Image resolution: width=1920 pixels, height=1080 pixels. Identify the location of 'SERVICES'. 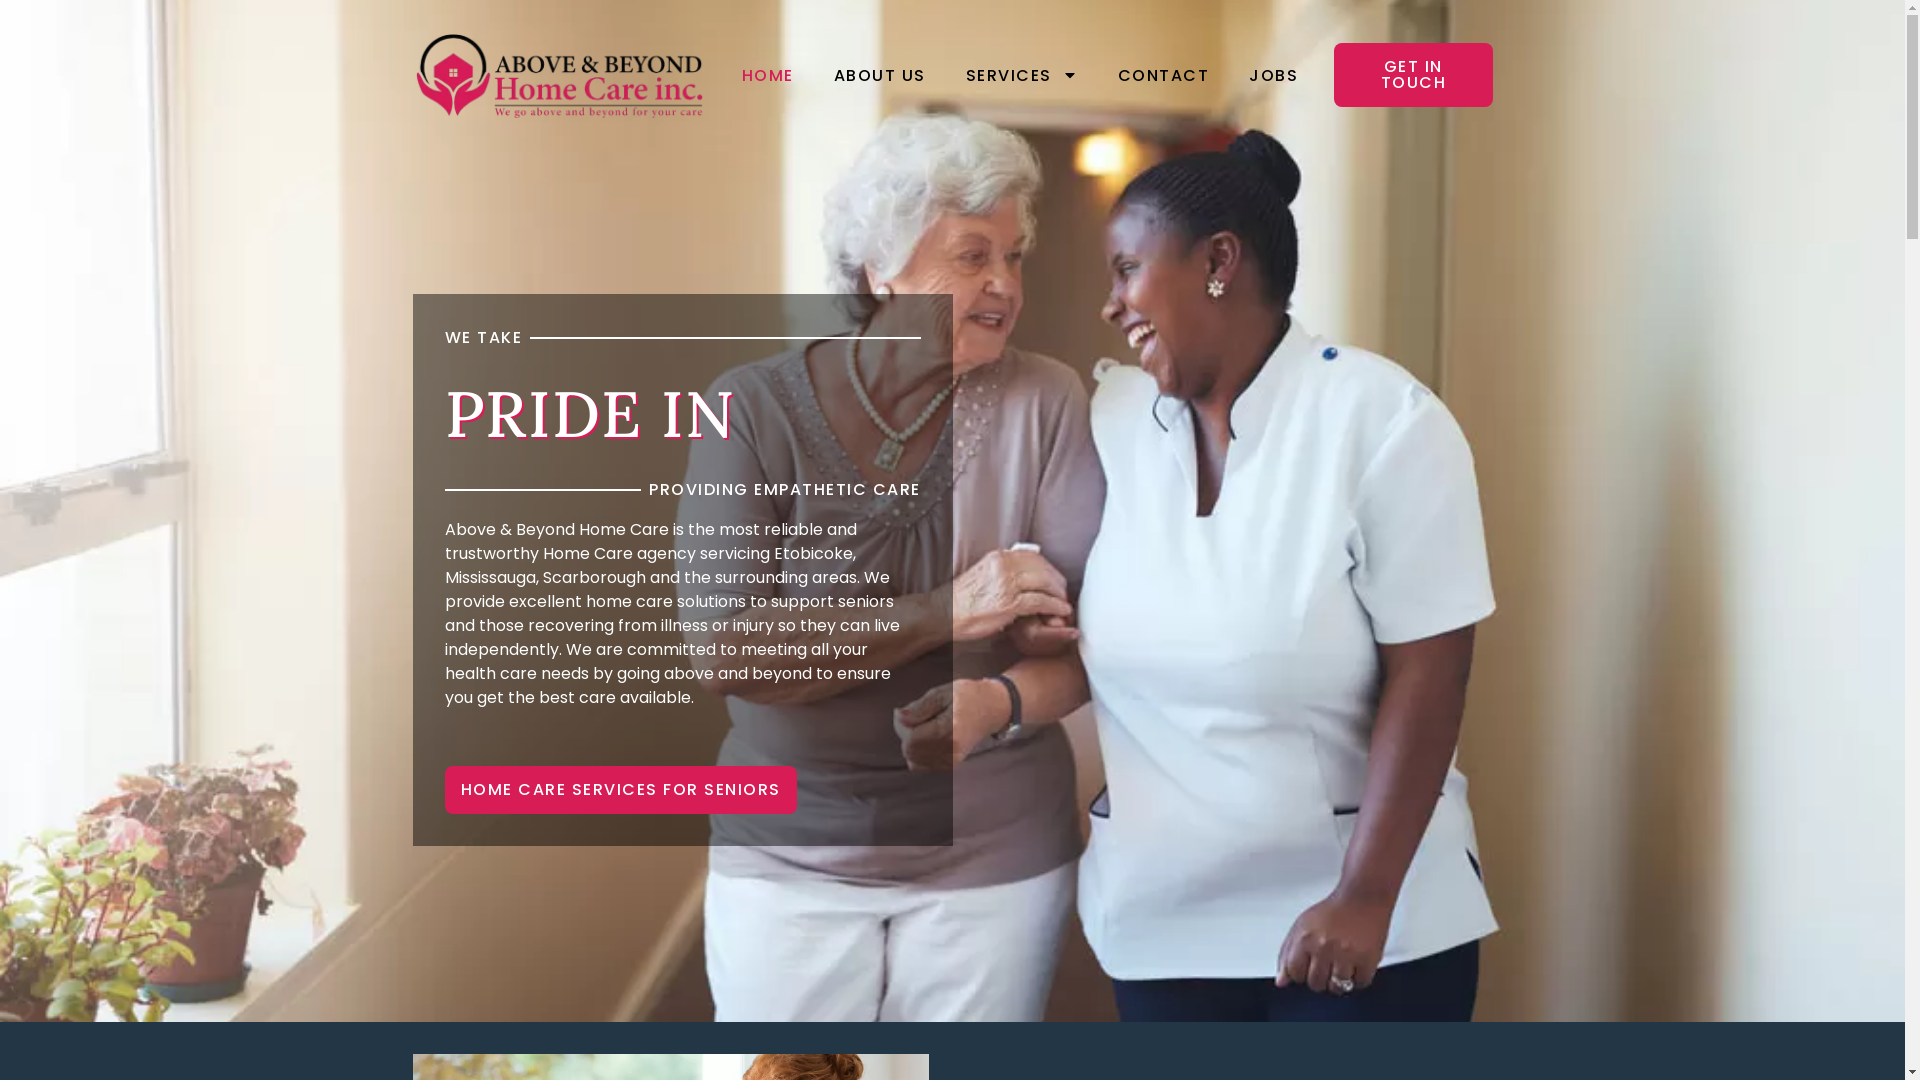
(1022, 74).